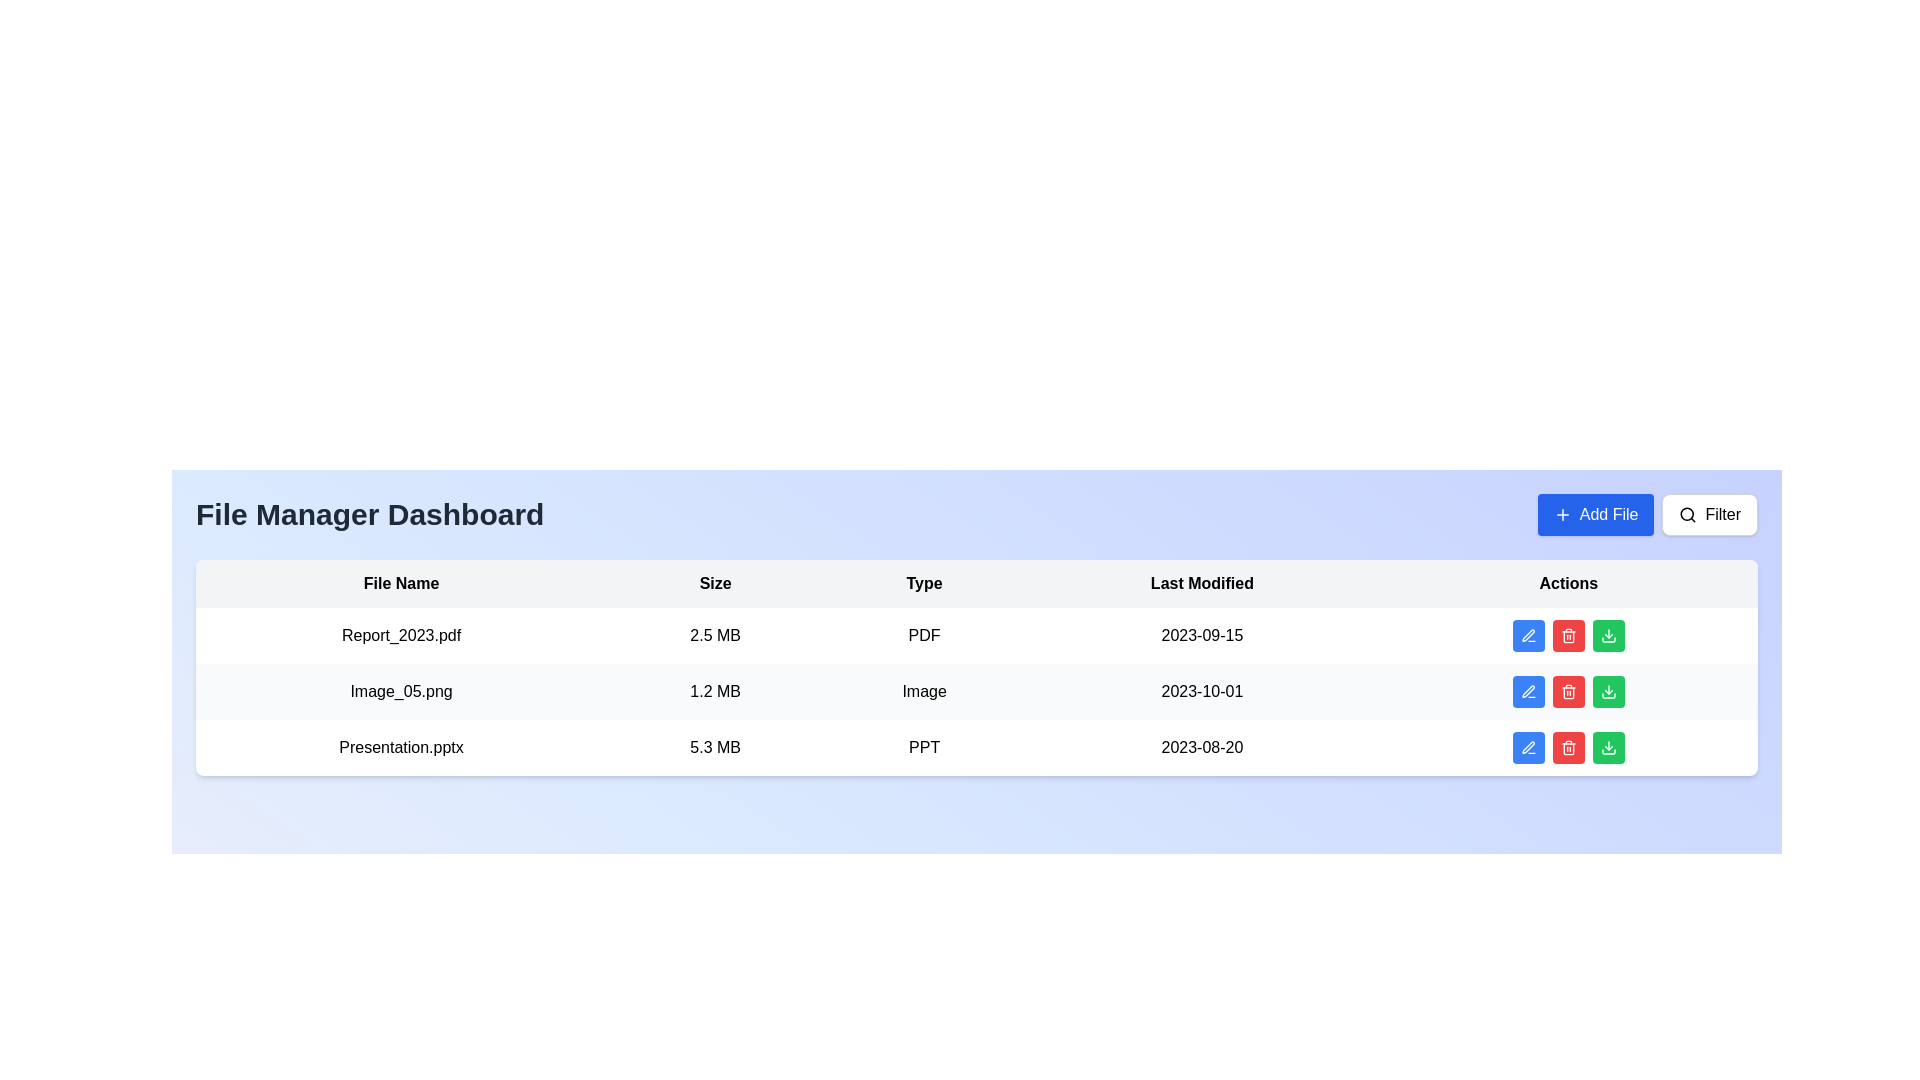 This screenshot has height=1080, width=1920. I want to click on the text label displaying the file size '1.2 MB', which is located in the second row of the file list in the 'Size' column, positioned between 'Image_05.png' and 'Image', so click(715, 690).